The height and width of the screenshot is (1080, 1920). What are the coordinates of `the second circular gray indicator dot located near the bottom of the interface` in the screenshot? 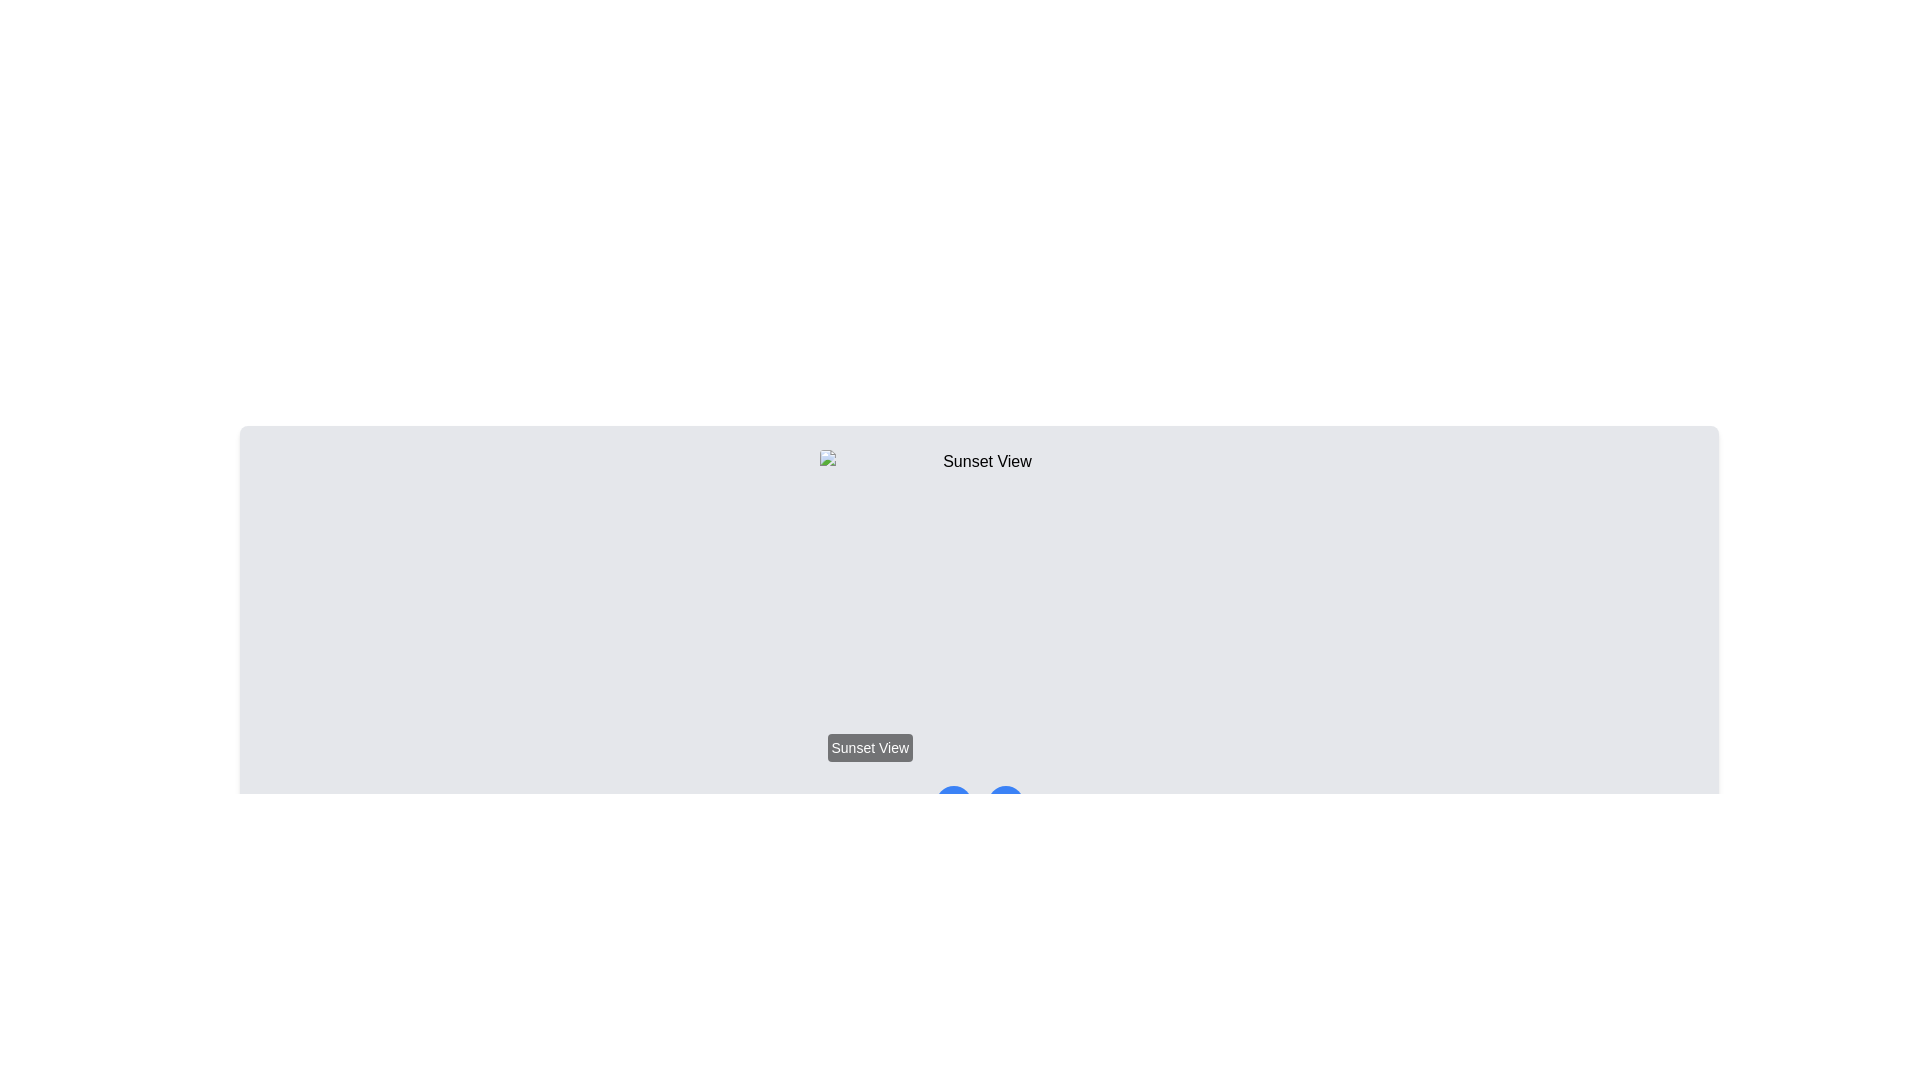 It's located at (979, 844).